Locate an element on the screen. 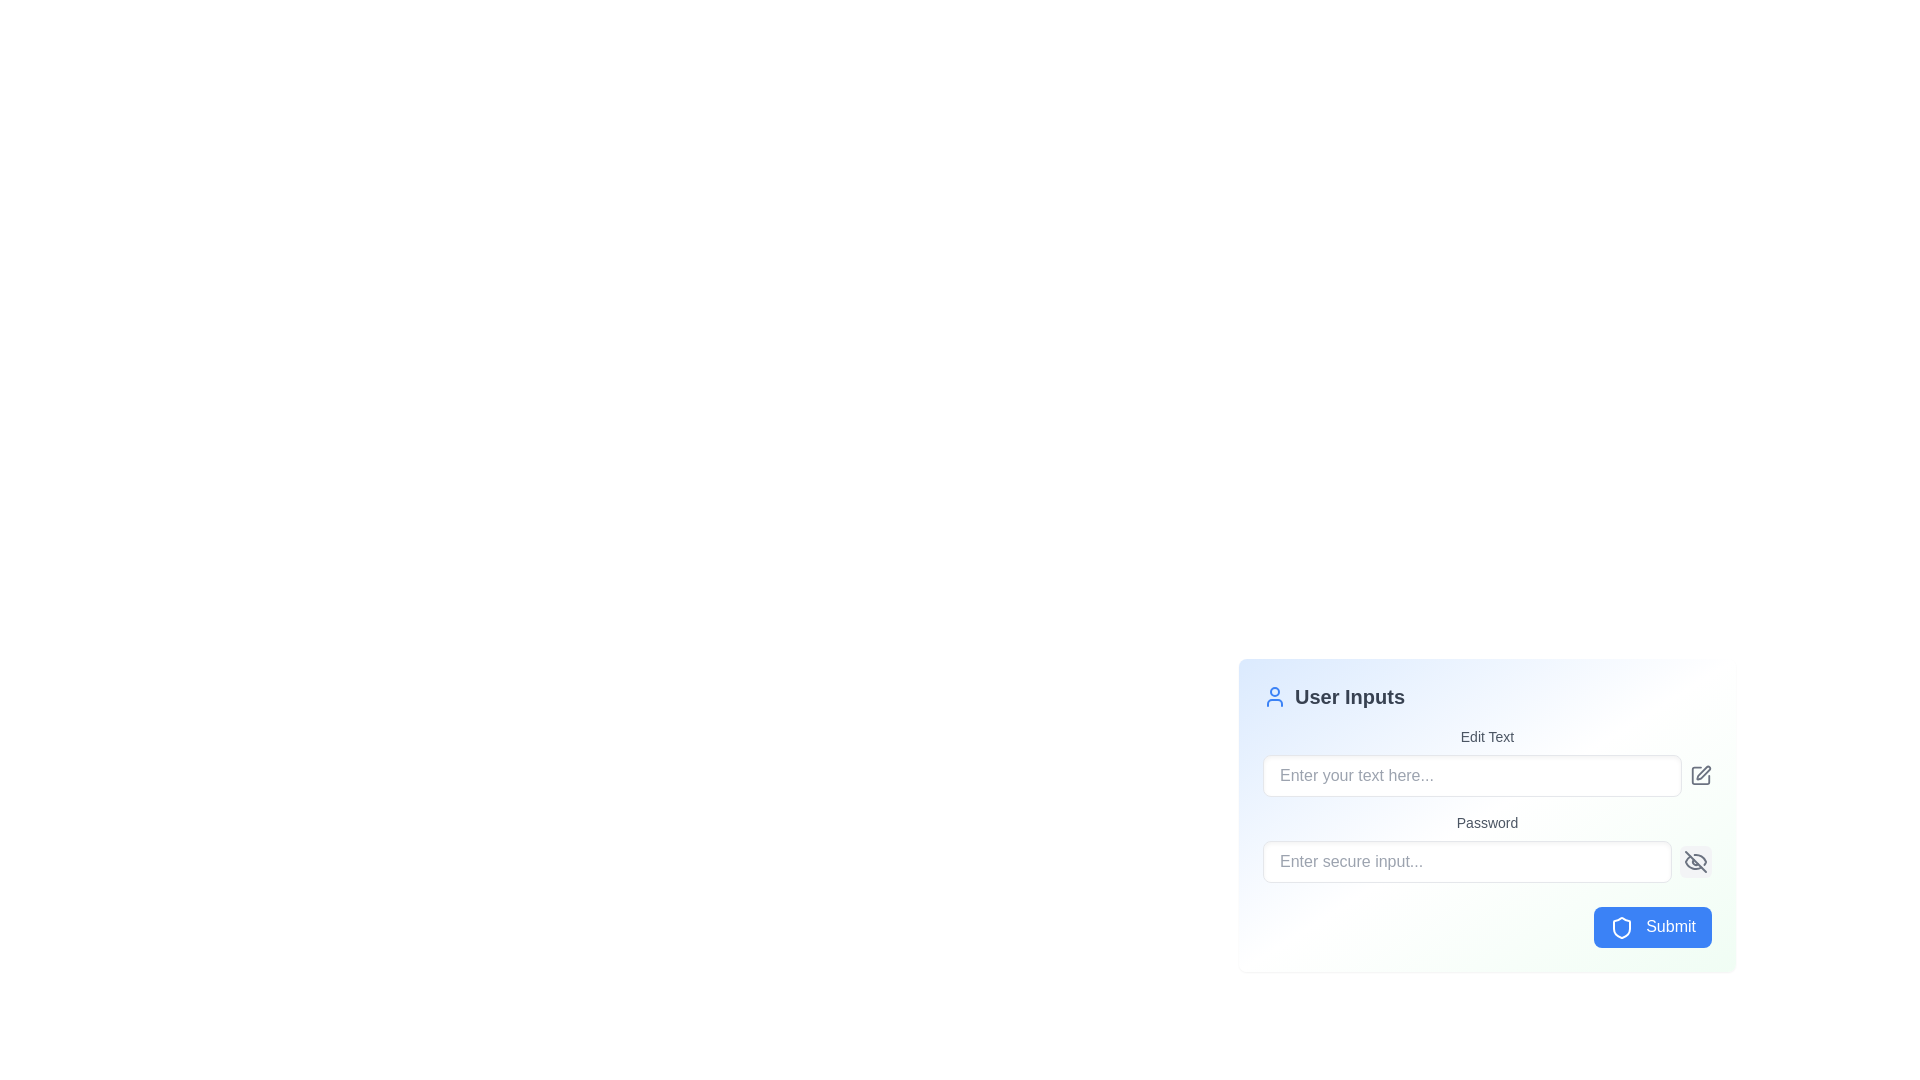  the password label located within the modal box, which indicates the expected content for the password input field below it is located at coordinates (1487, 815).